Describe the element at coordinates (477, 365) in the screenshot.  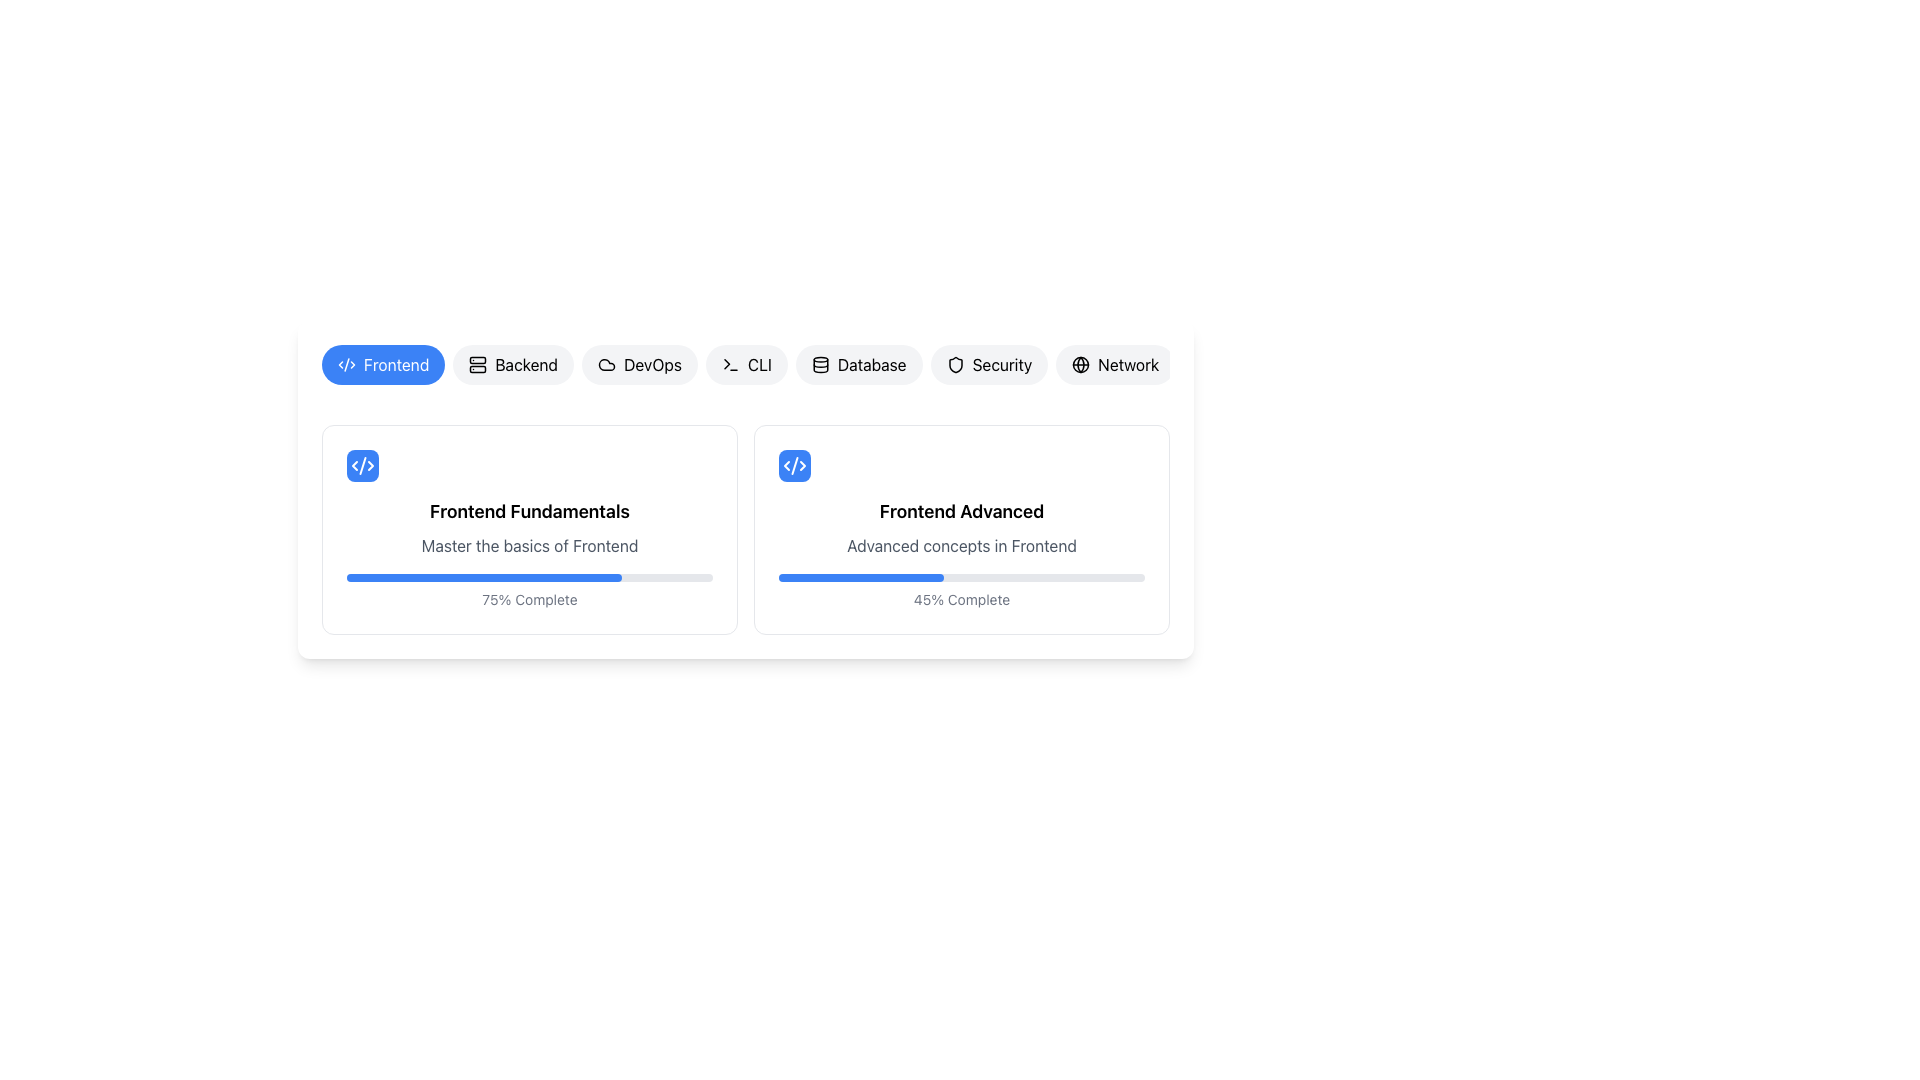
I see `the server rack icon located inside the 'Backend' button to potentially view additional information or highlights` at that location.